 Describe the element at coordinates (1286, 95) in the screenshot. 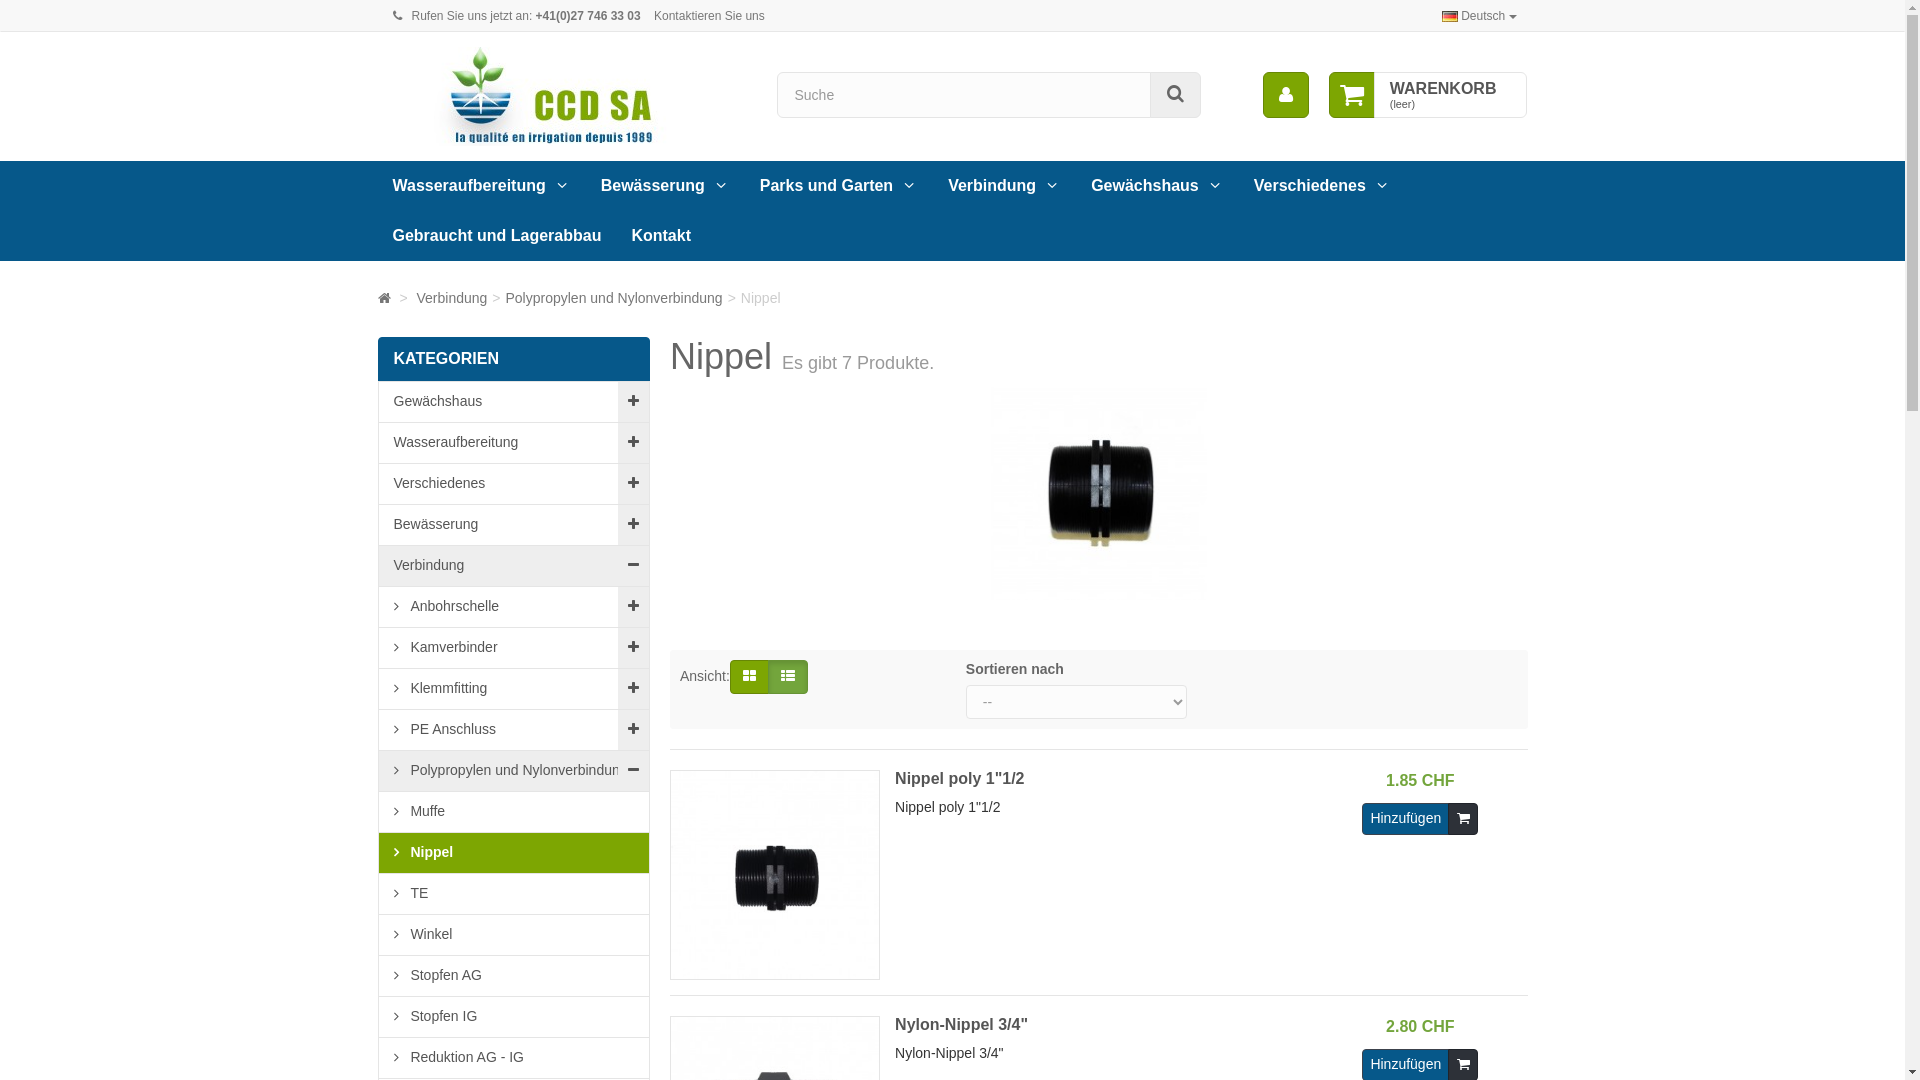

I see `'Mein Konto'` at that location.